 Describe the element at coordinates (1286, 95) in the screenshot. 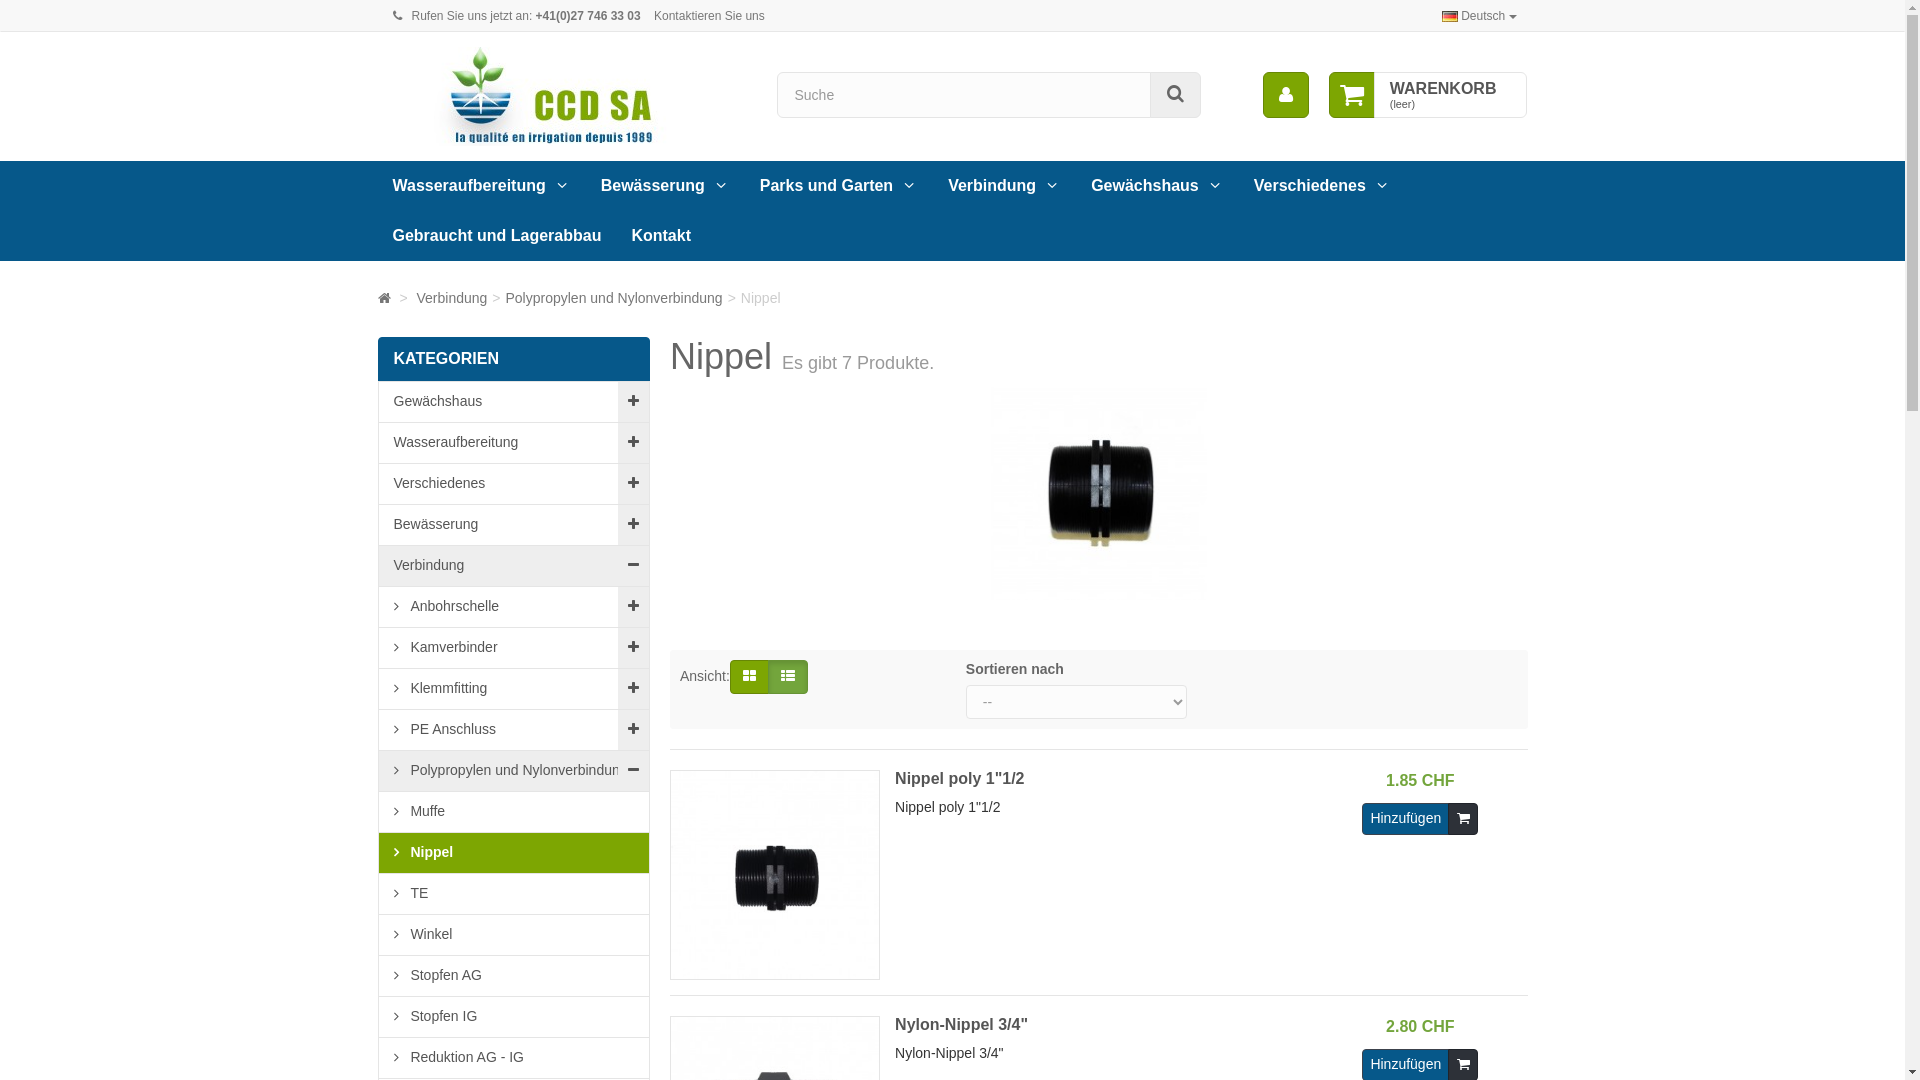

I see `'Mein Konto'` at that location.